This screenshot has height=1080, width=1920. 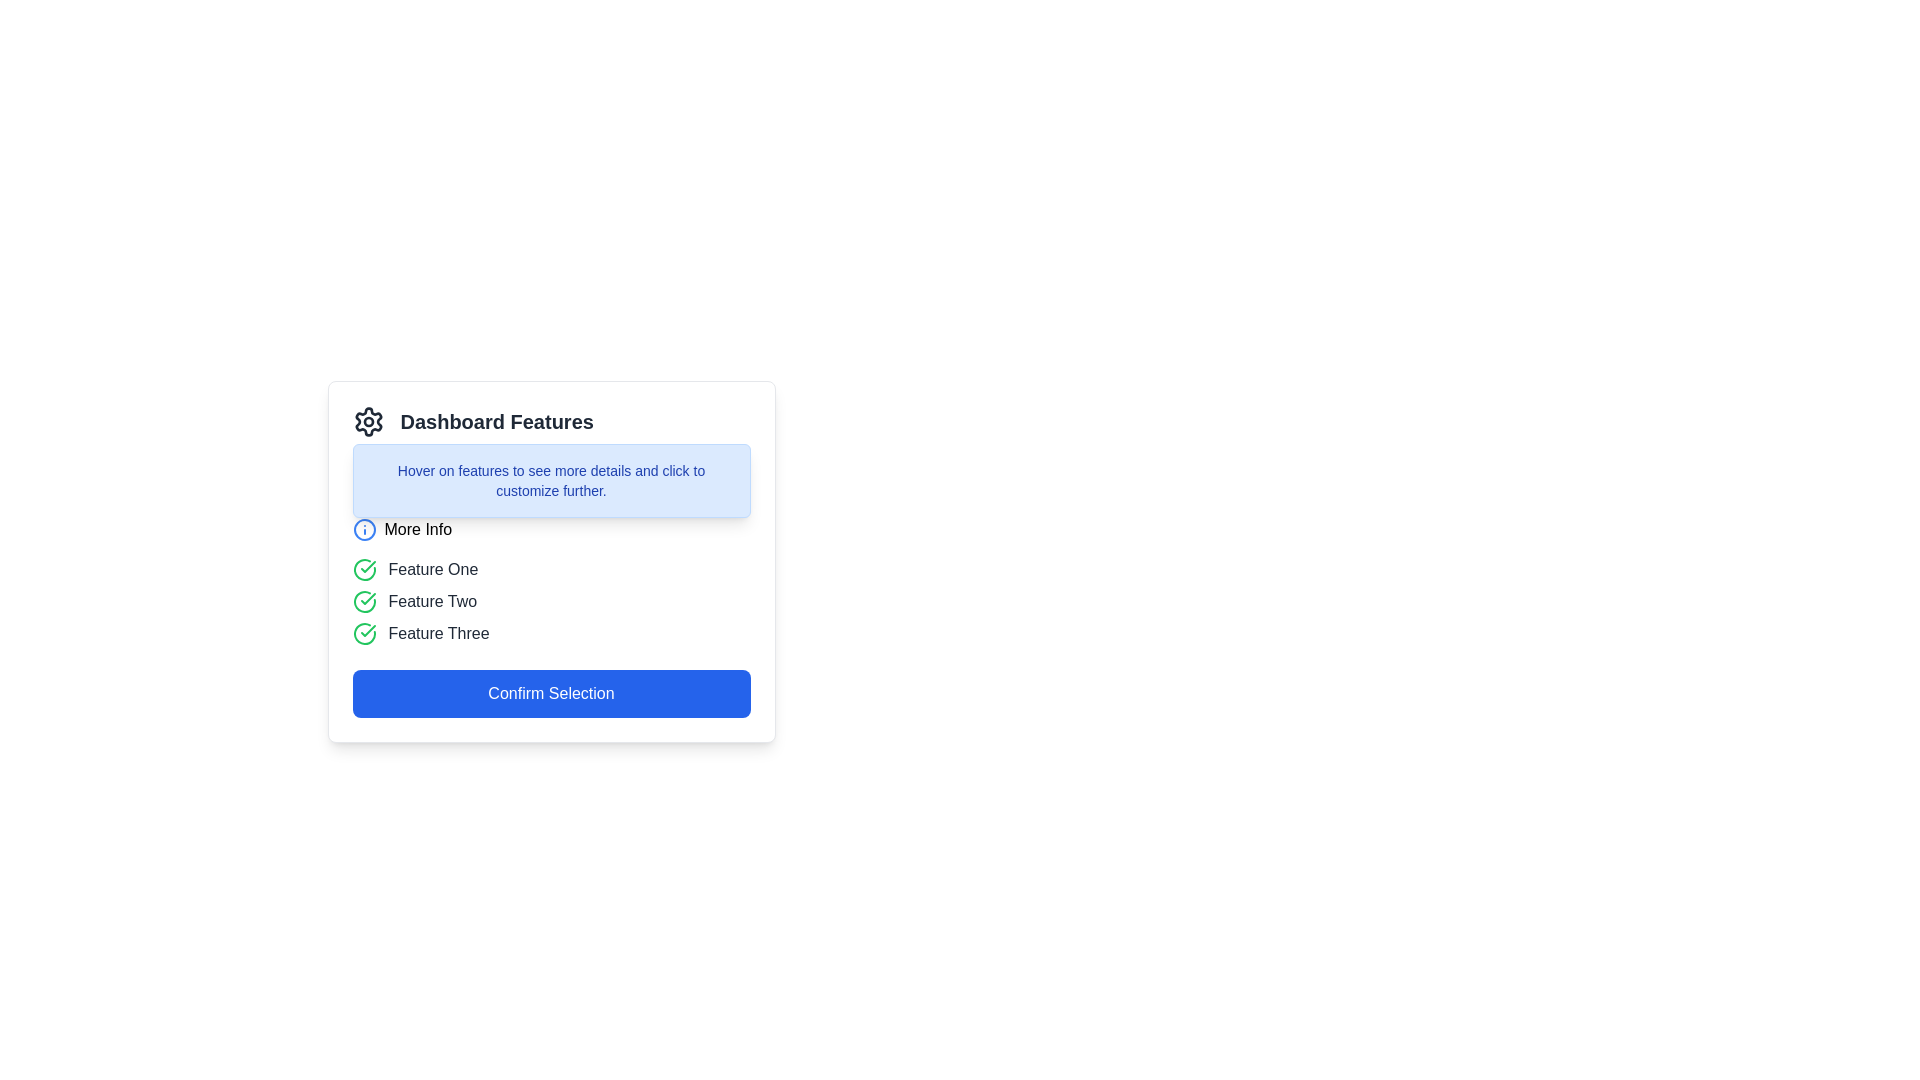 I want to click on the visual indicator icon for 'Feature Three' in the 'Dashboard Features' section, so click(x=364, y=633).